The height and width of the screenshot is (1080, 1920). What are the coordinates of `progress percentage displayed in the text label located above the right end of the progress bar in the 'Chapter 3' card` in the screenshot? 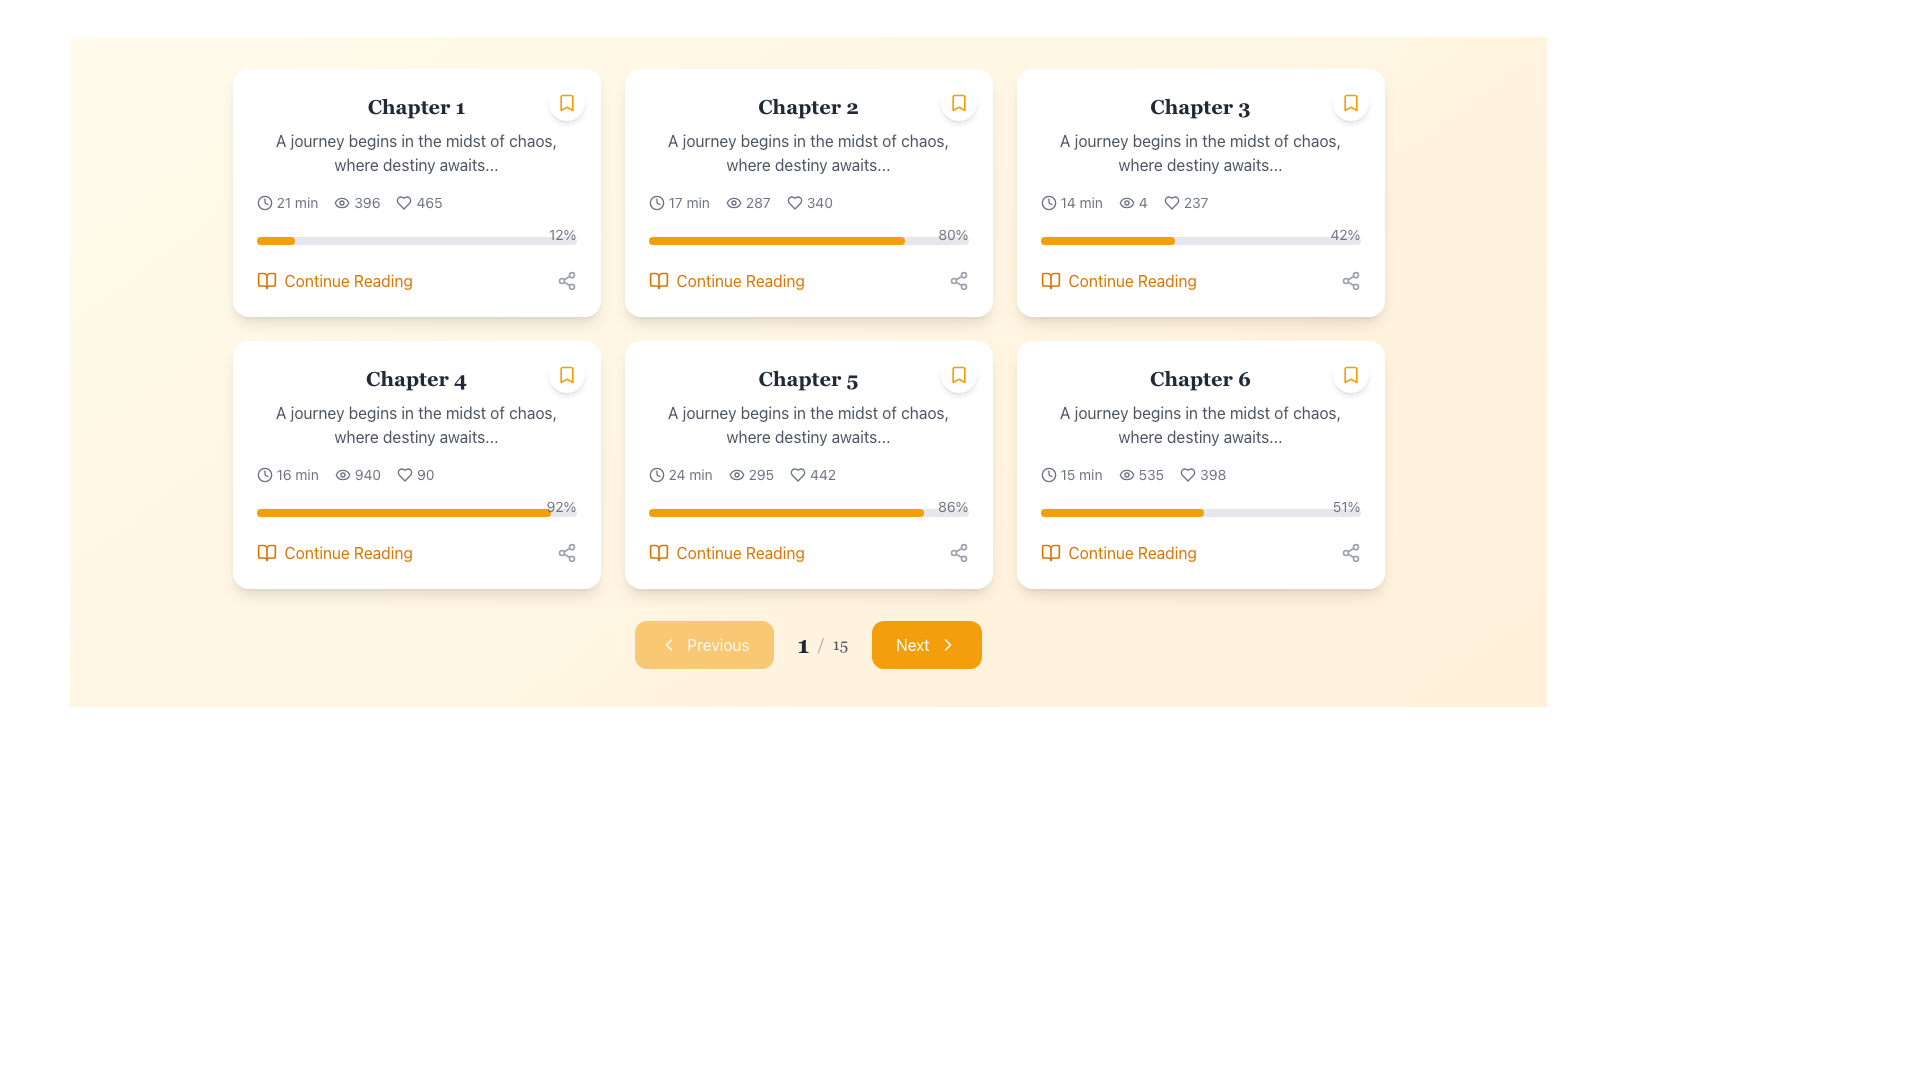 It's located at (1345, 234).